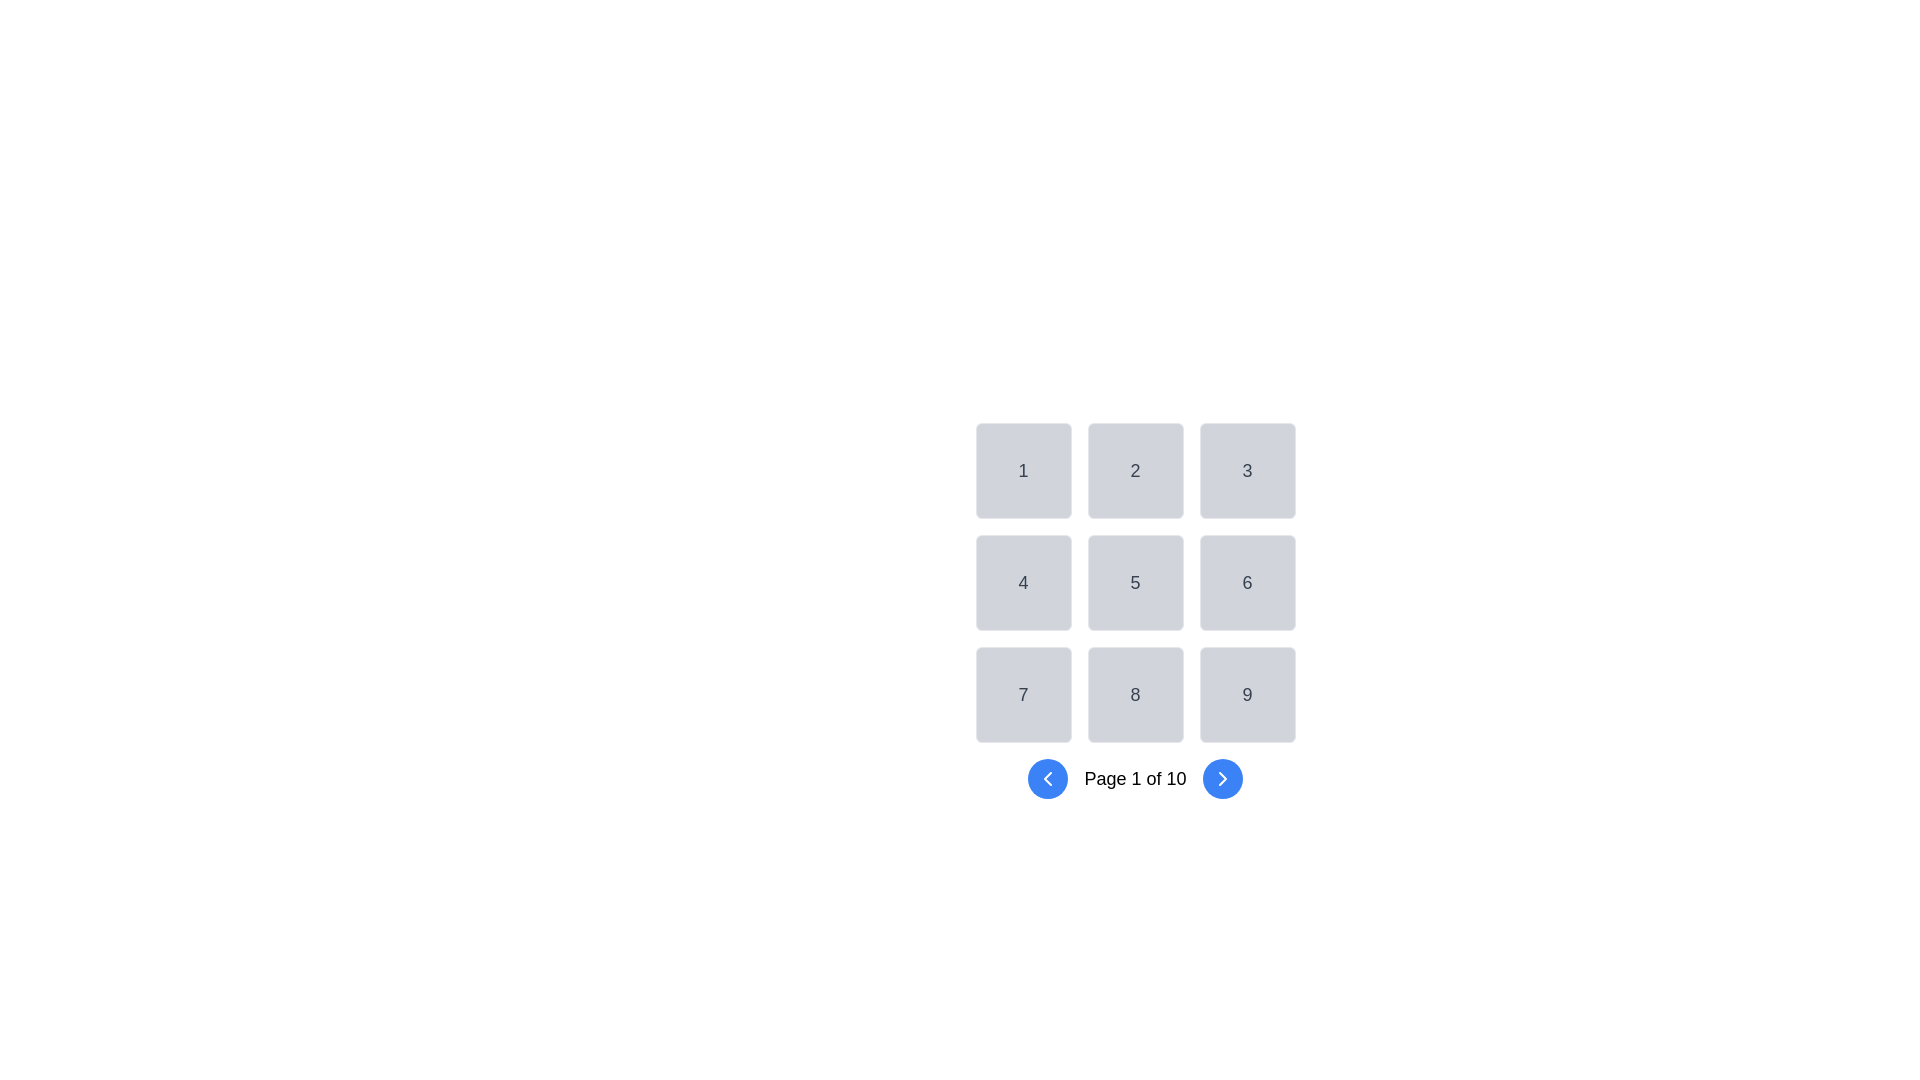  Describe the element at coordinates (1221, 778) in the screenshot. I see `the right-facing chevron-shaped icon (▶) within the blue circular button located in the bottom-right corner of the interface` at that location.